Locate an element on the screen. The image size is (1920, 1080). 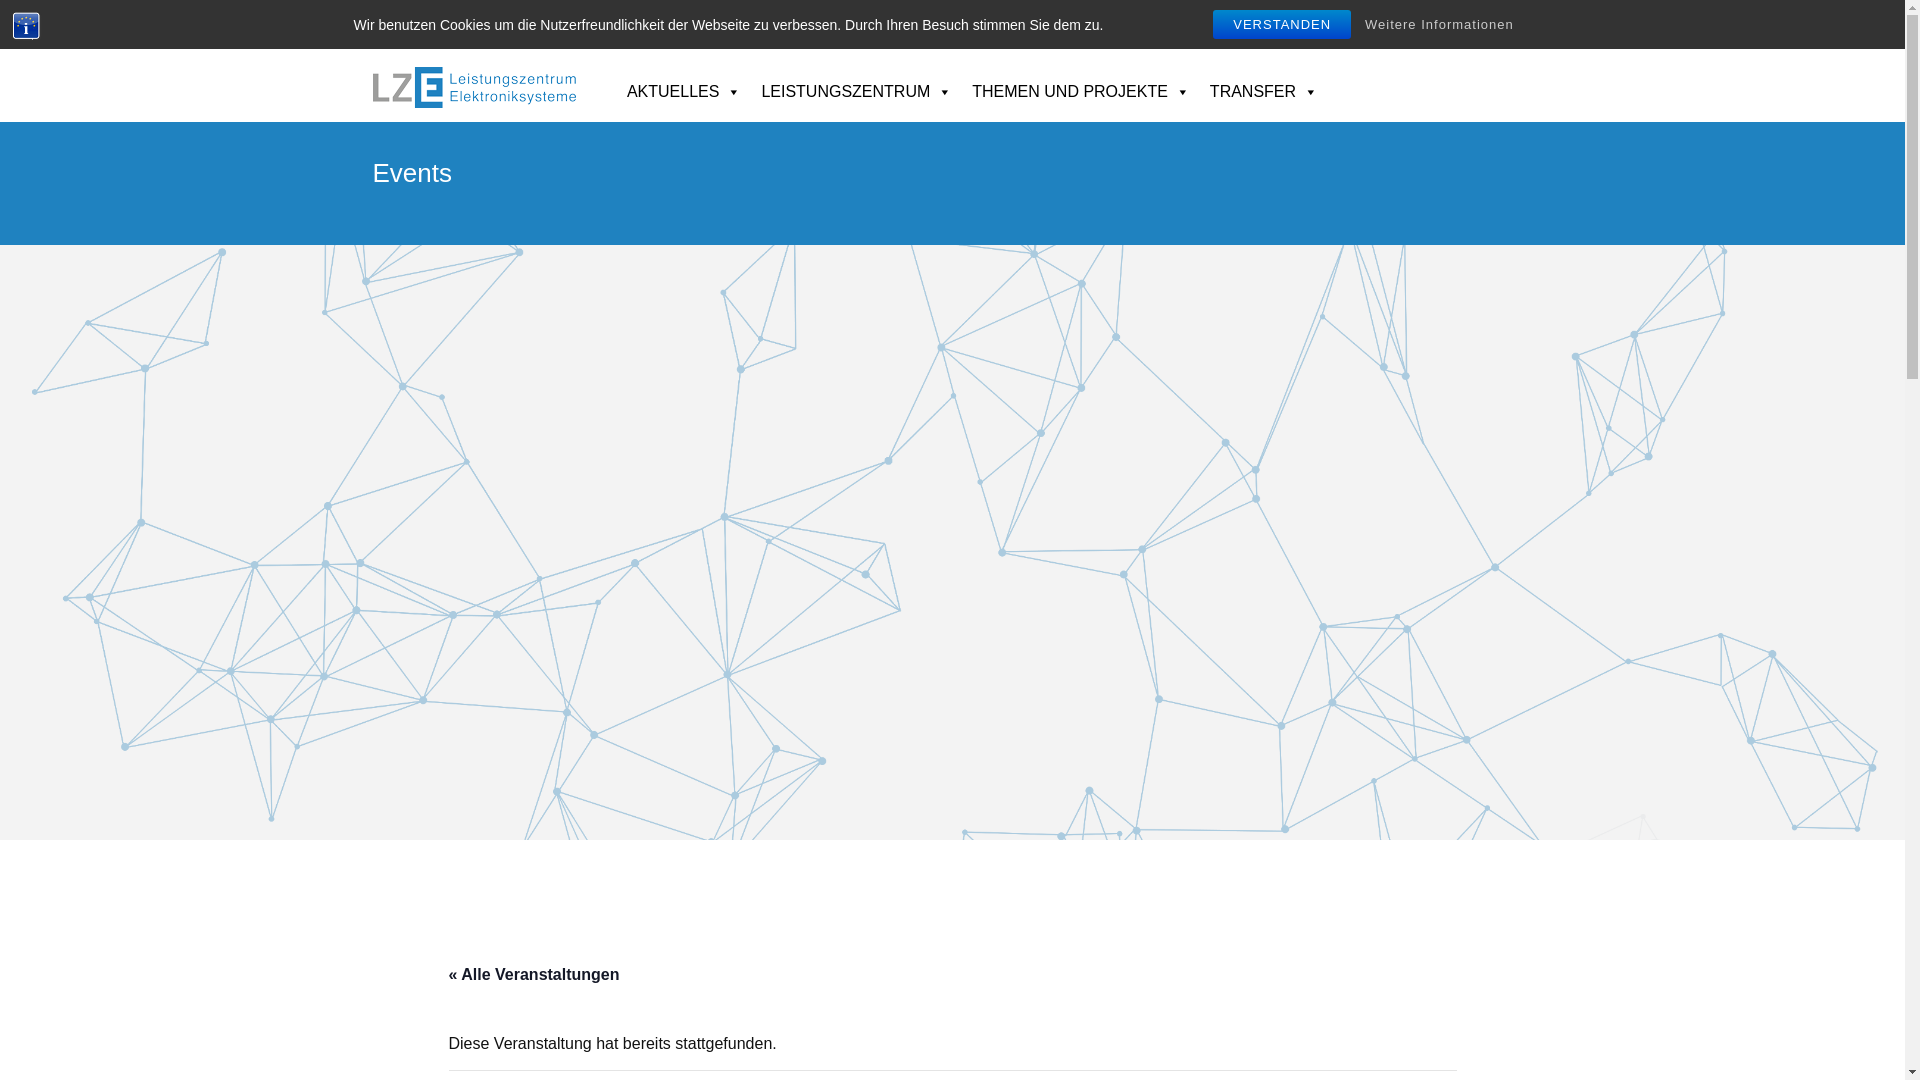
'Kontakt' is located at coordinates (1402, 22).